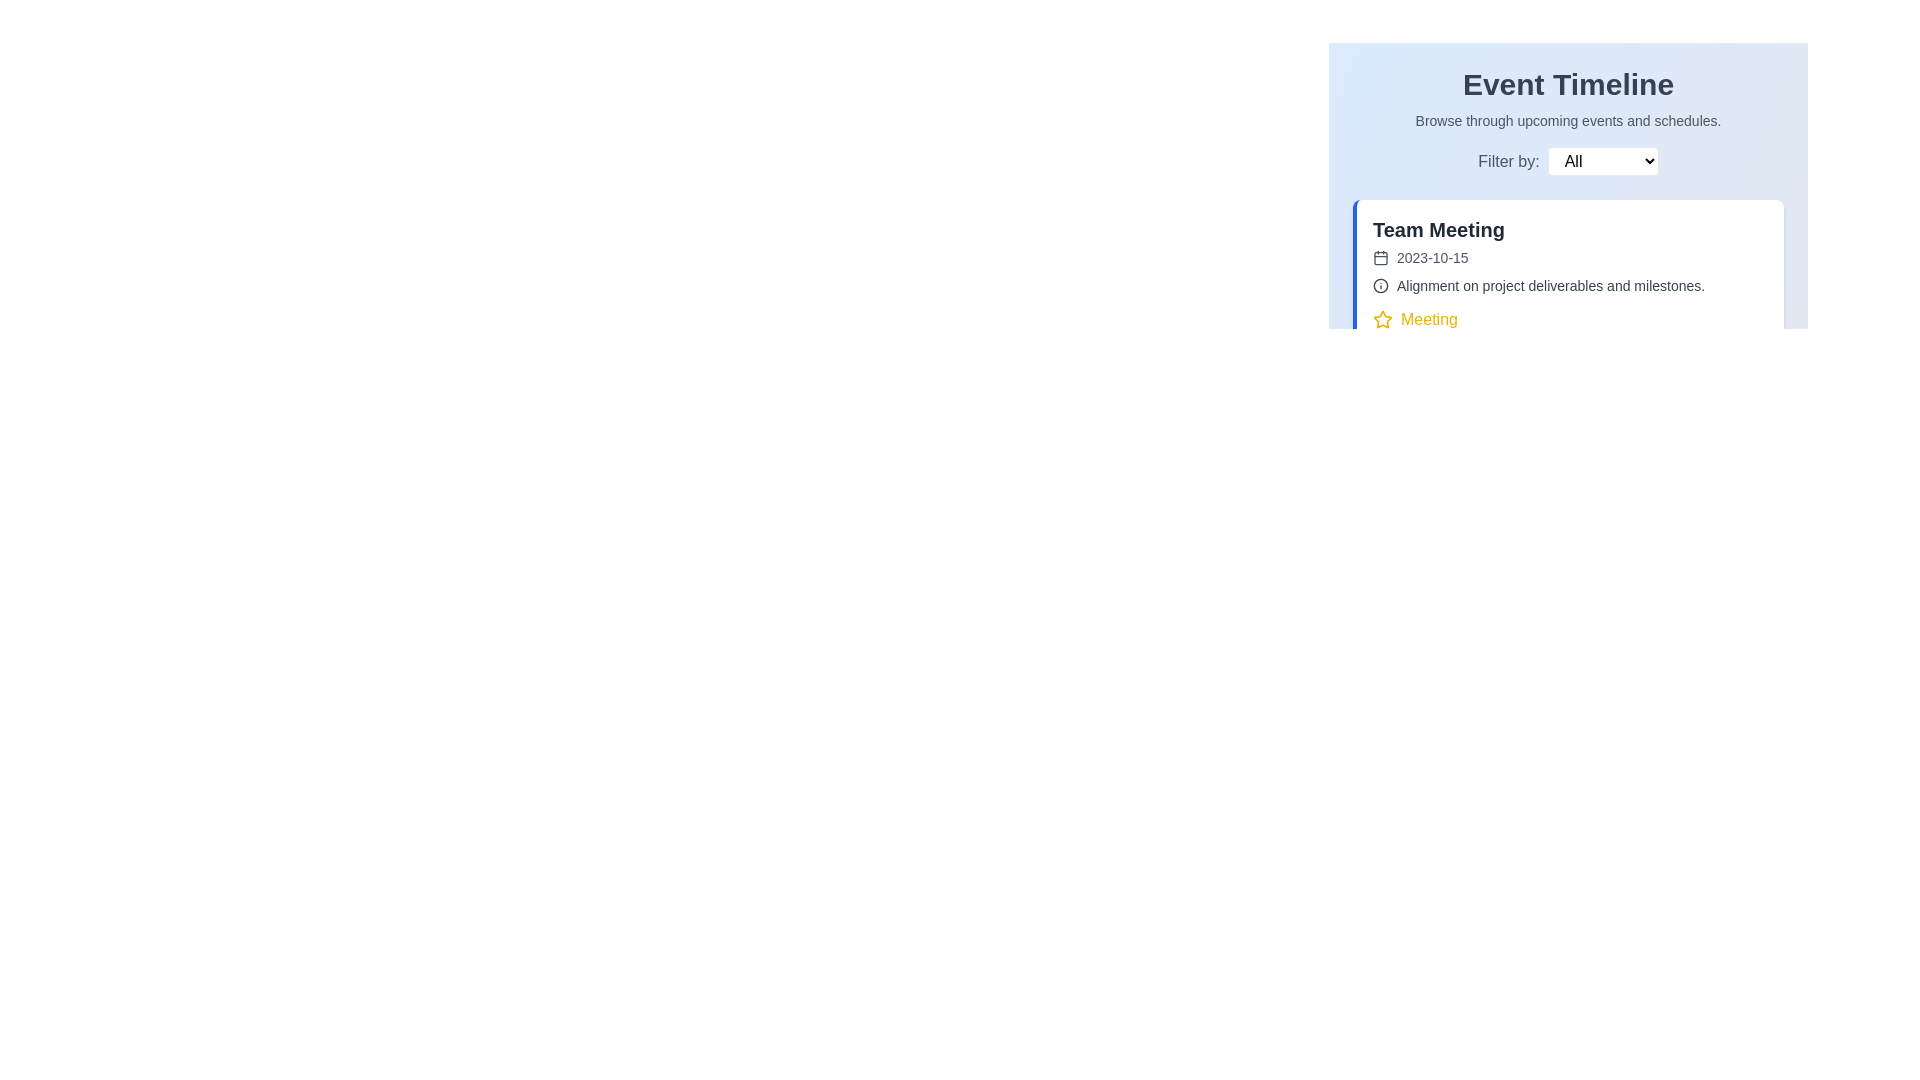  I want to click on the informational icon located to the left of the descriptive text under the 'Team Meeting' heading, so click(1380, 285).